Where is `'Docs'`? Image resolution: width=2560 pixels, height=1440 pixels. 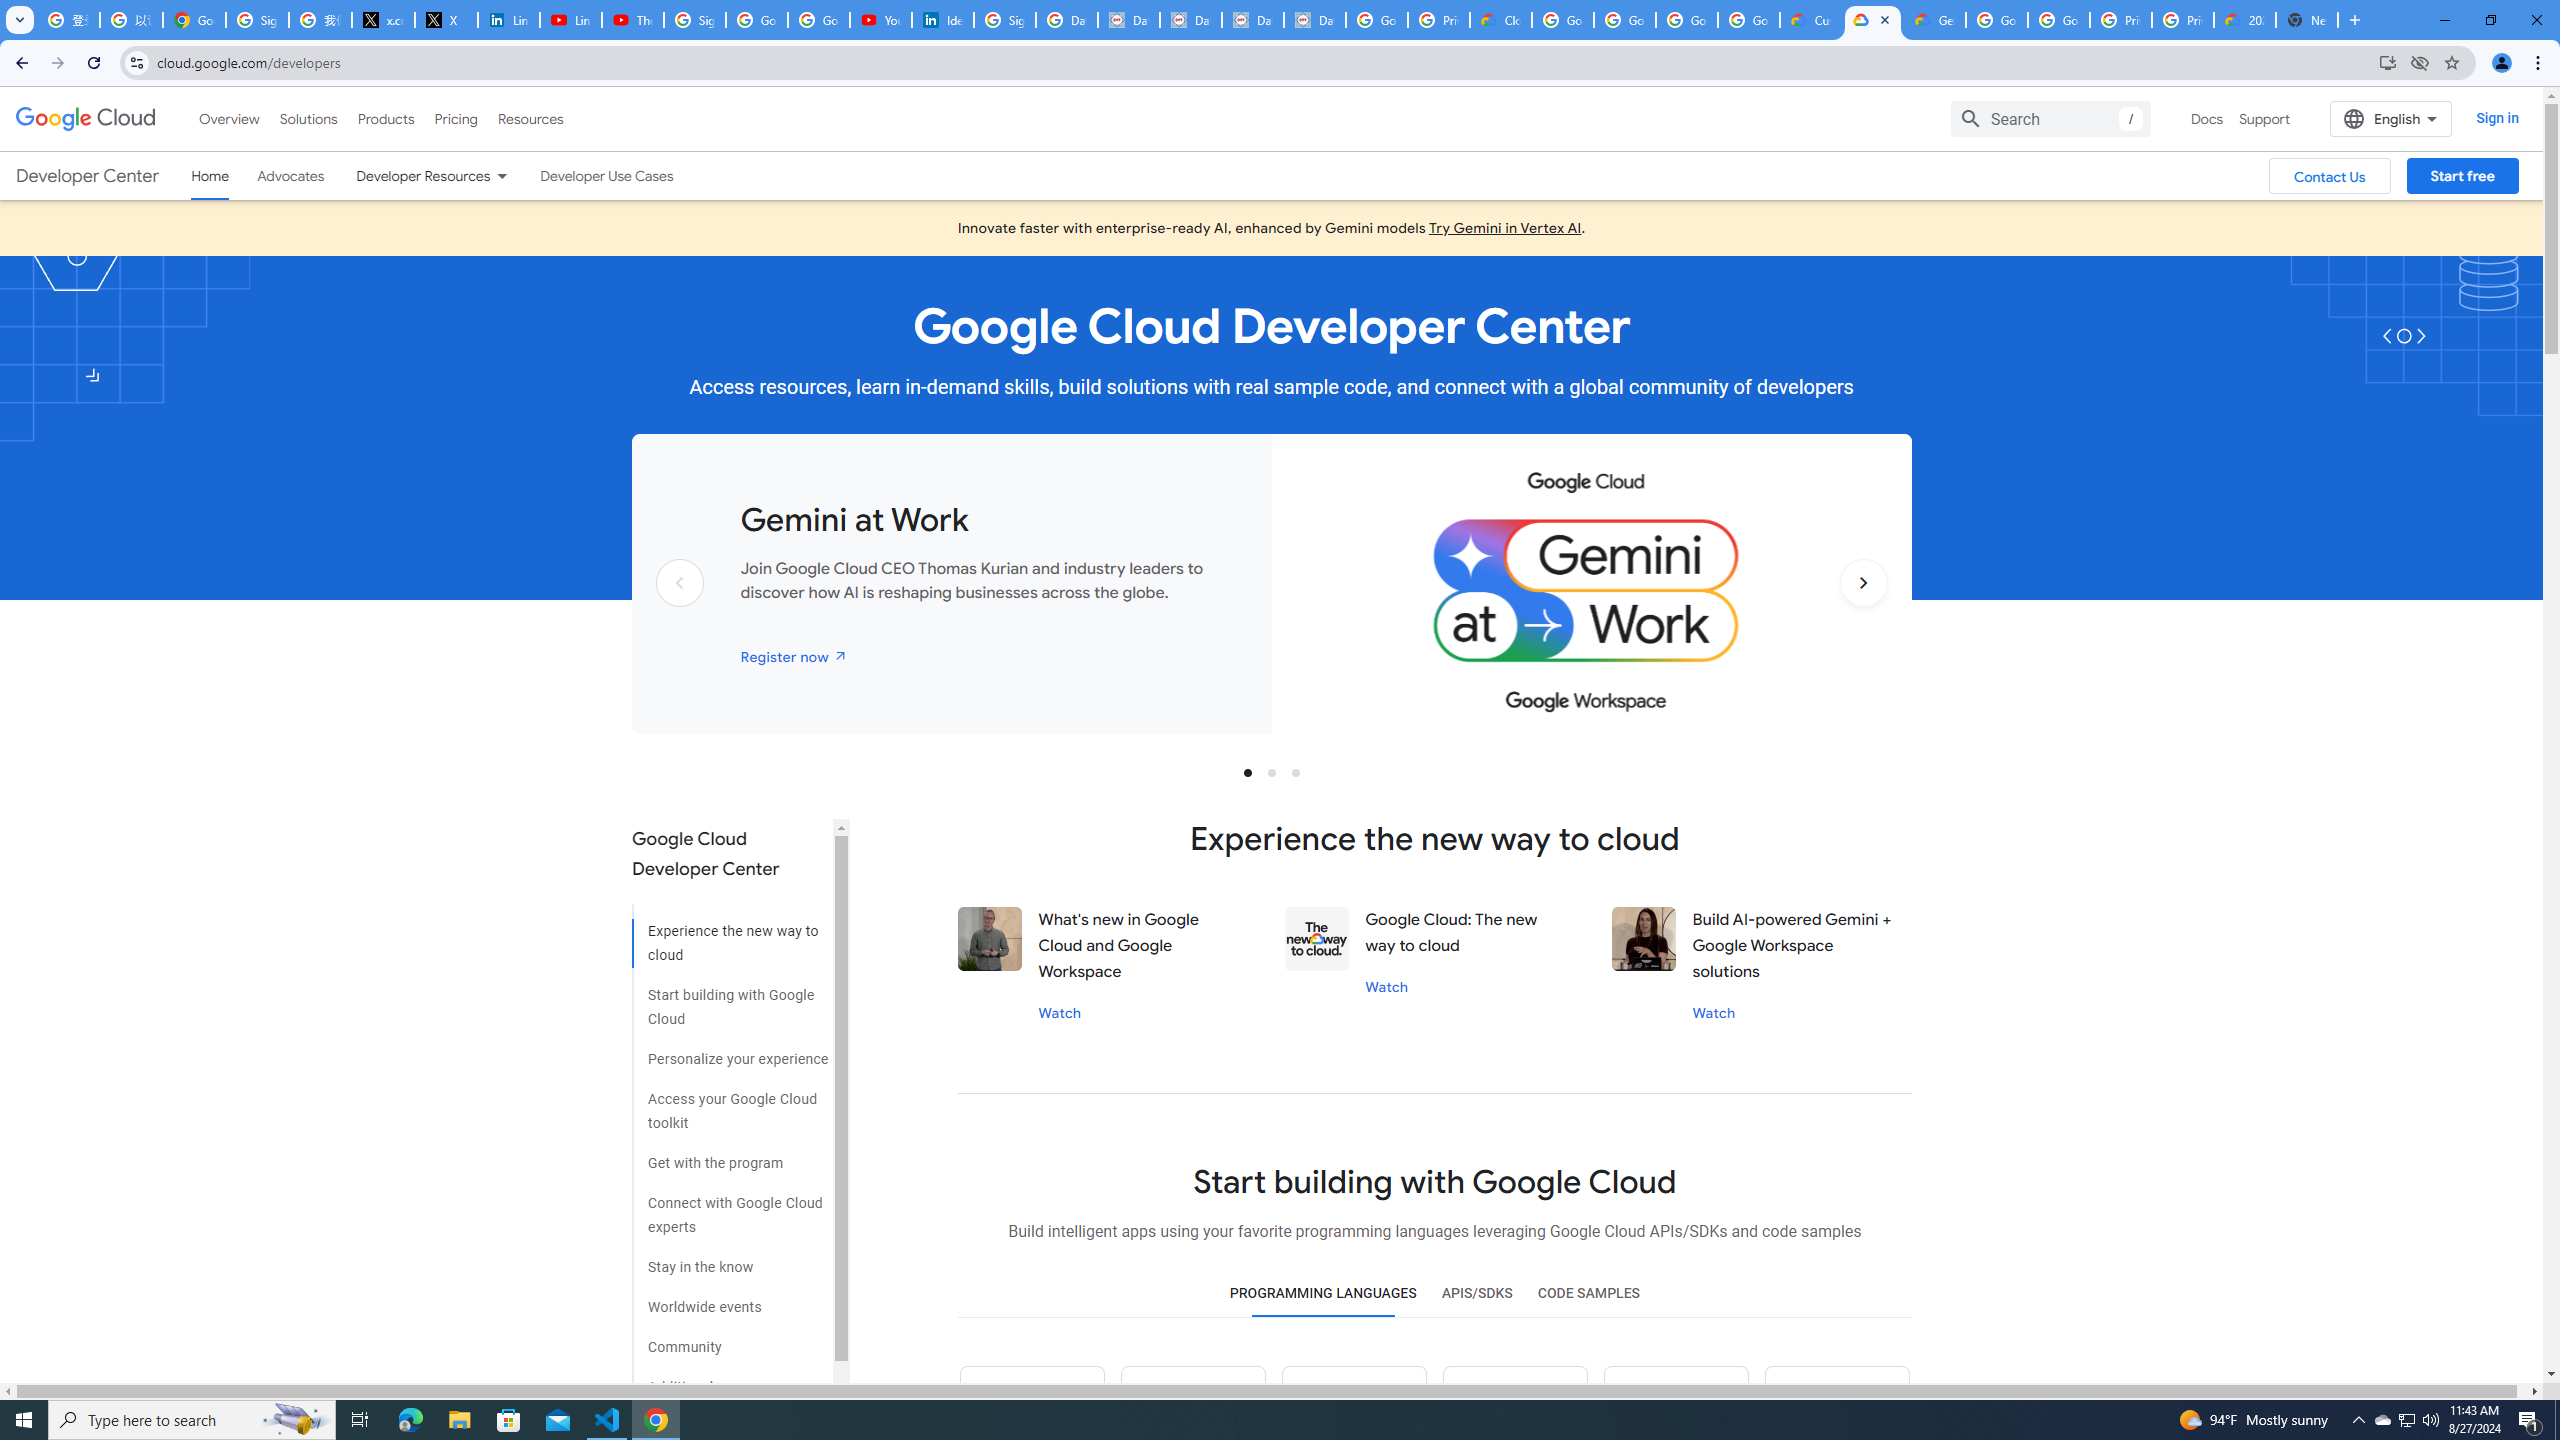 'Docs' is located at coordinates (2205, 118).